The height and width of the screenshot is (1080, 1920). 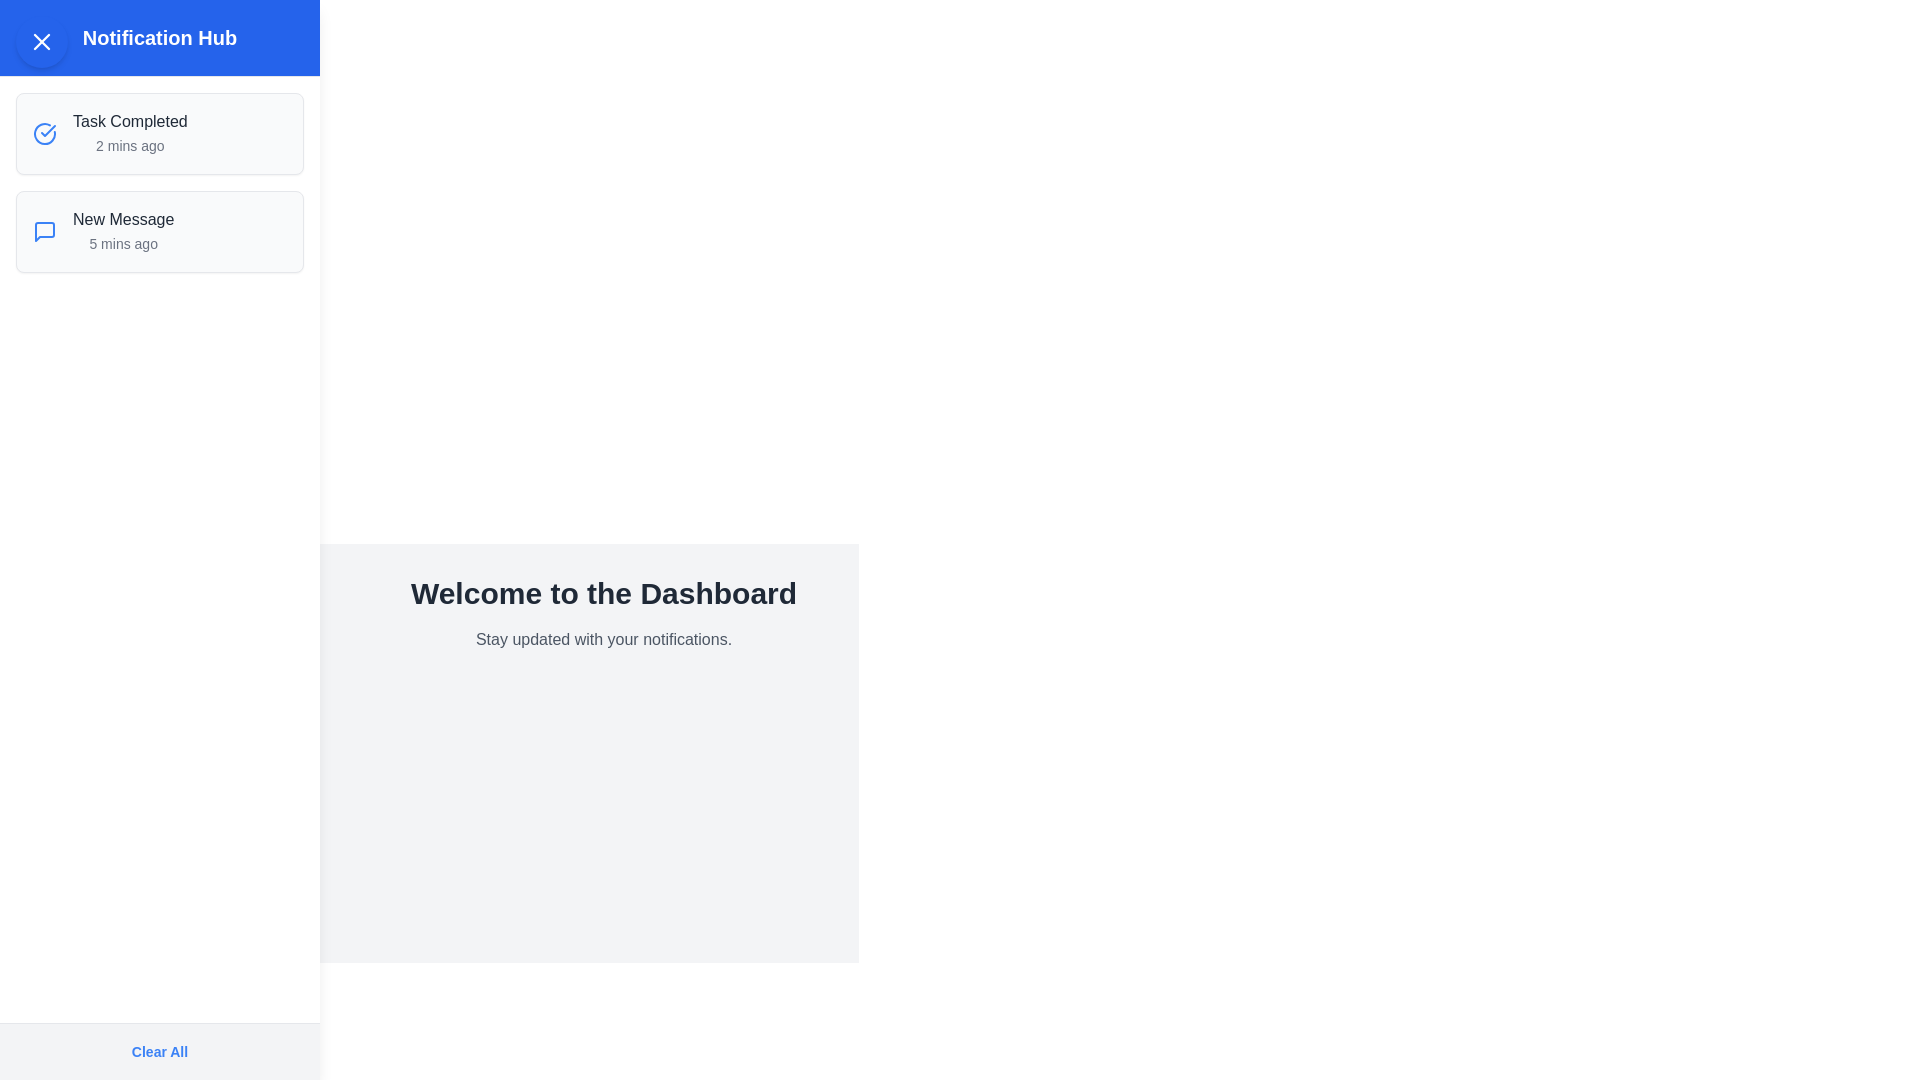 What do you see at coordinates (158, 1051) in the screenshot?
I see `the interactive link located at the bottom-left corner of the interface within the gray background footer` at bounding box center [158, 1051].